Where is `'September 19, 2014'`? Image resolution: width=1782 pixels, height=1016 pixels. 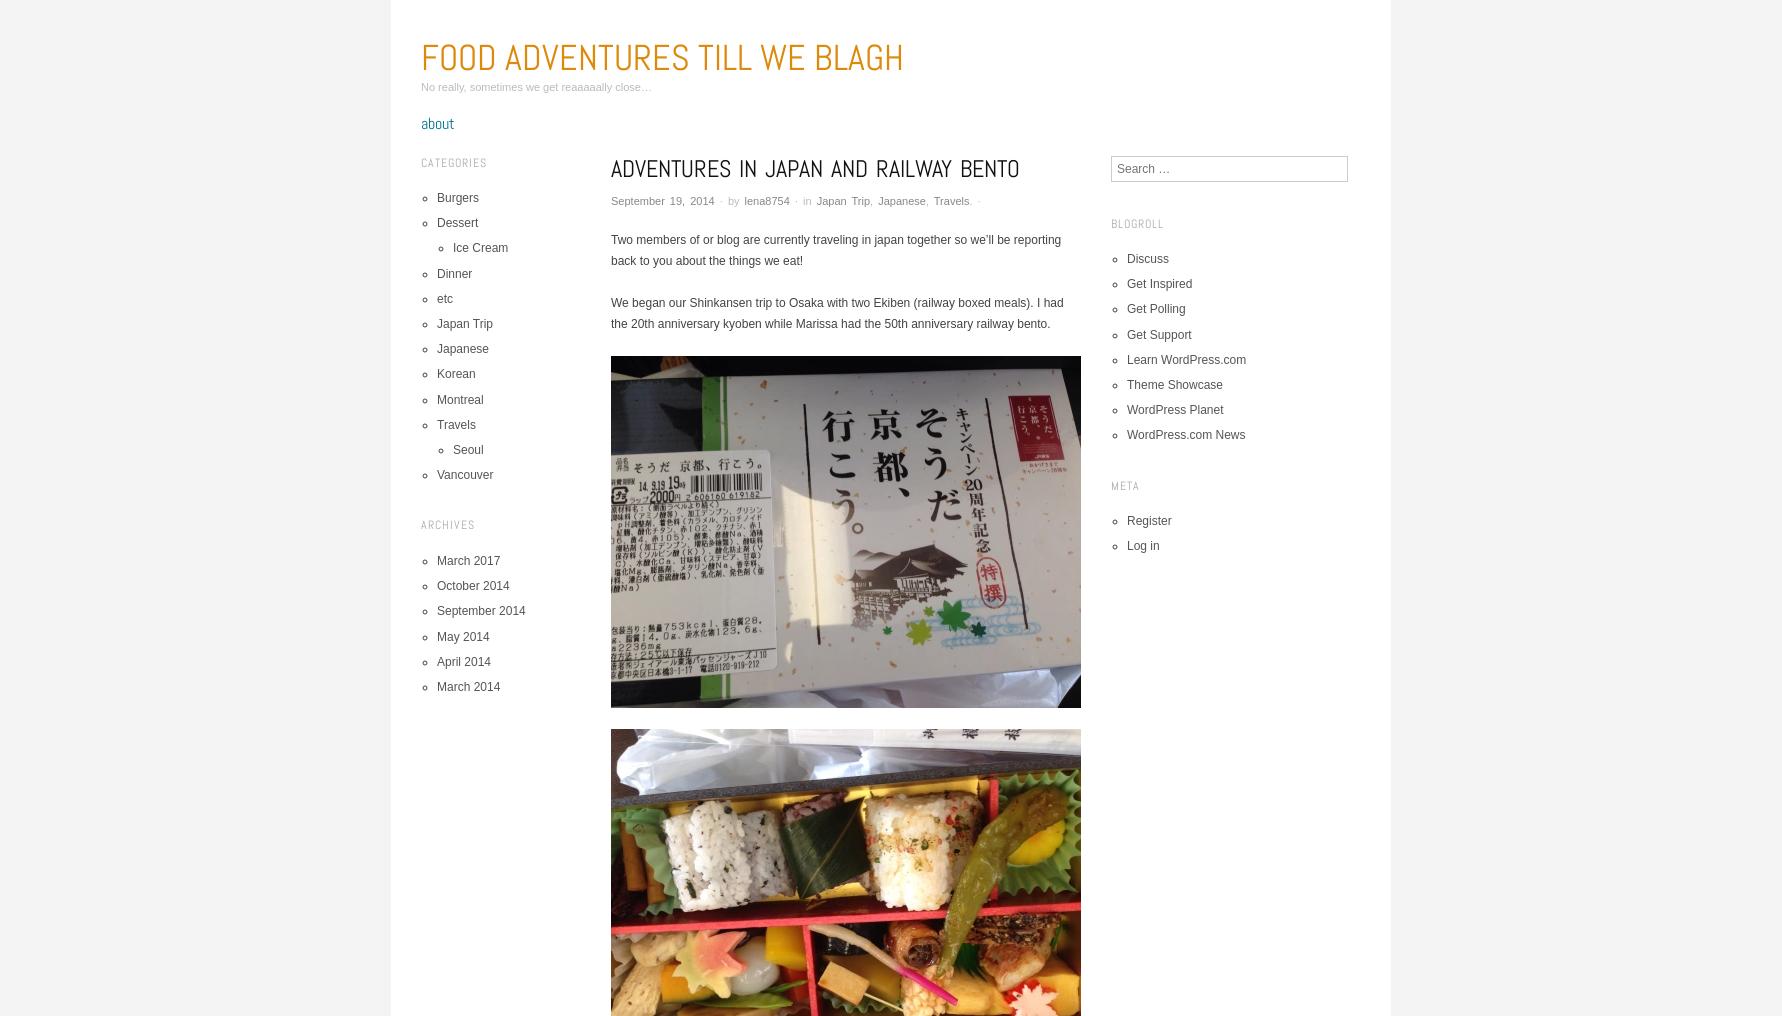 'September 19, 2014' is located at coordinates (661, 200).